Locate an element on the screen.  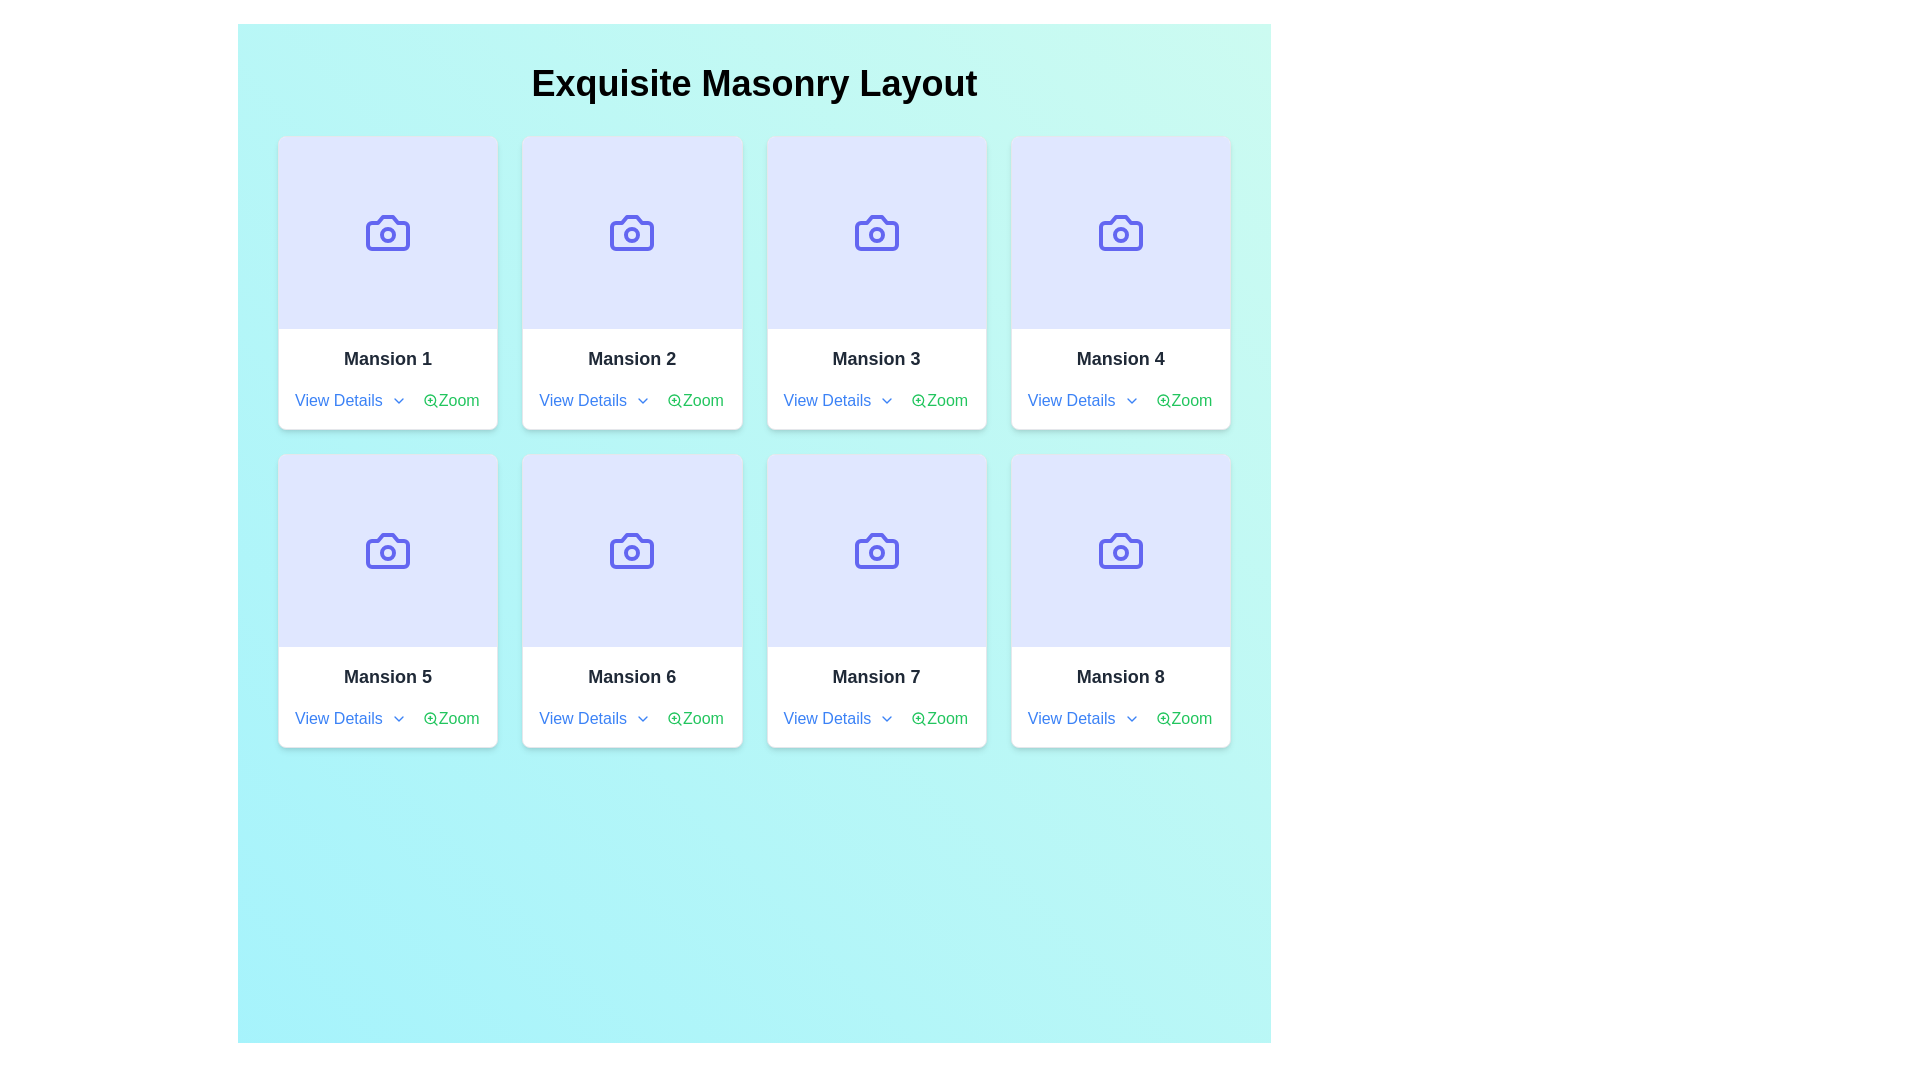
the 'View Details' link in the bottom action row of the card titled 'Mansion 7' to underline the text is located at coordinates (876, 717).